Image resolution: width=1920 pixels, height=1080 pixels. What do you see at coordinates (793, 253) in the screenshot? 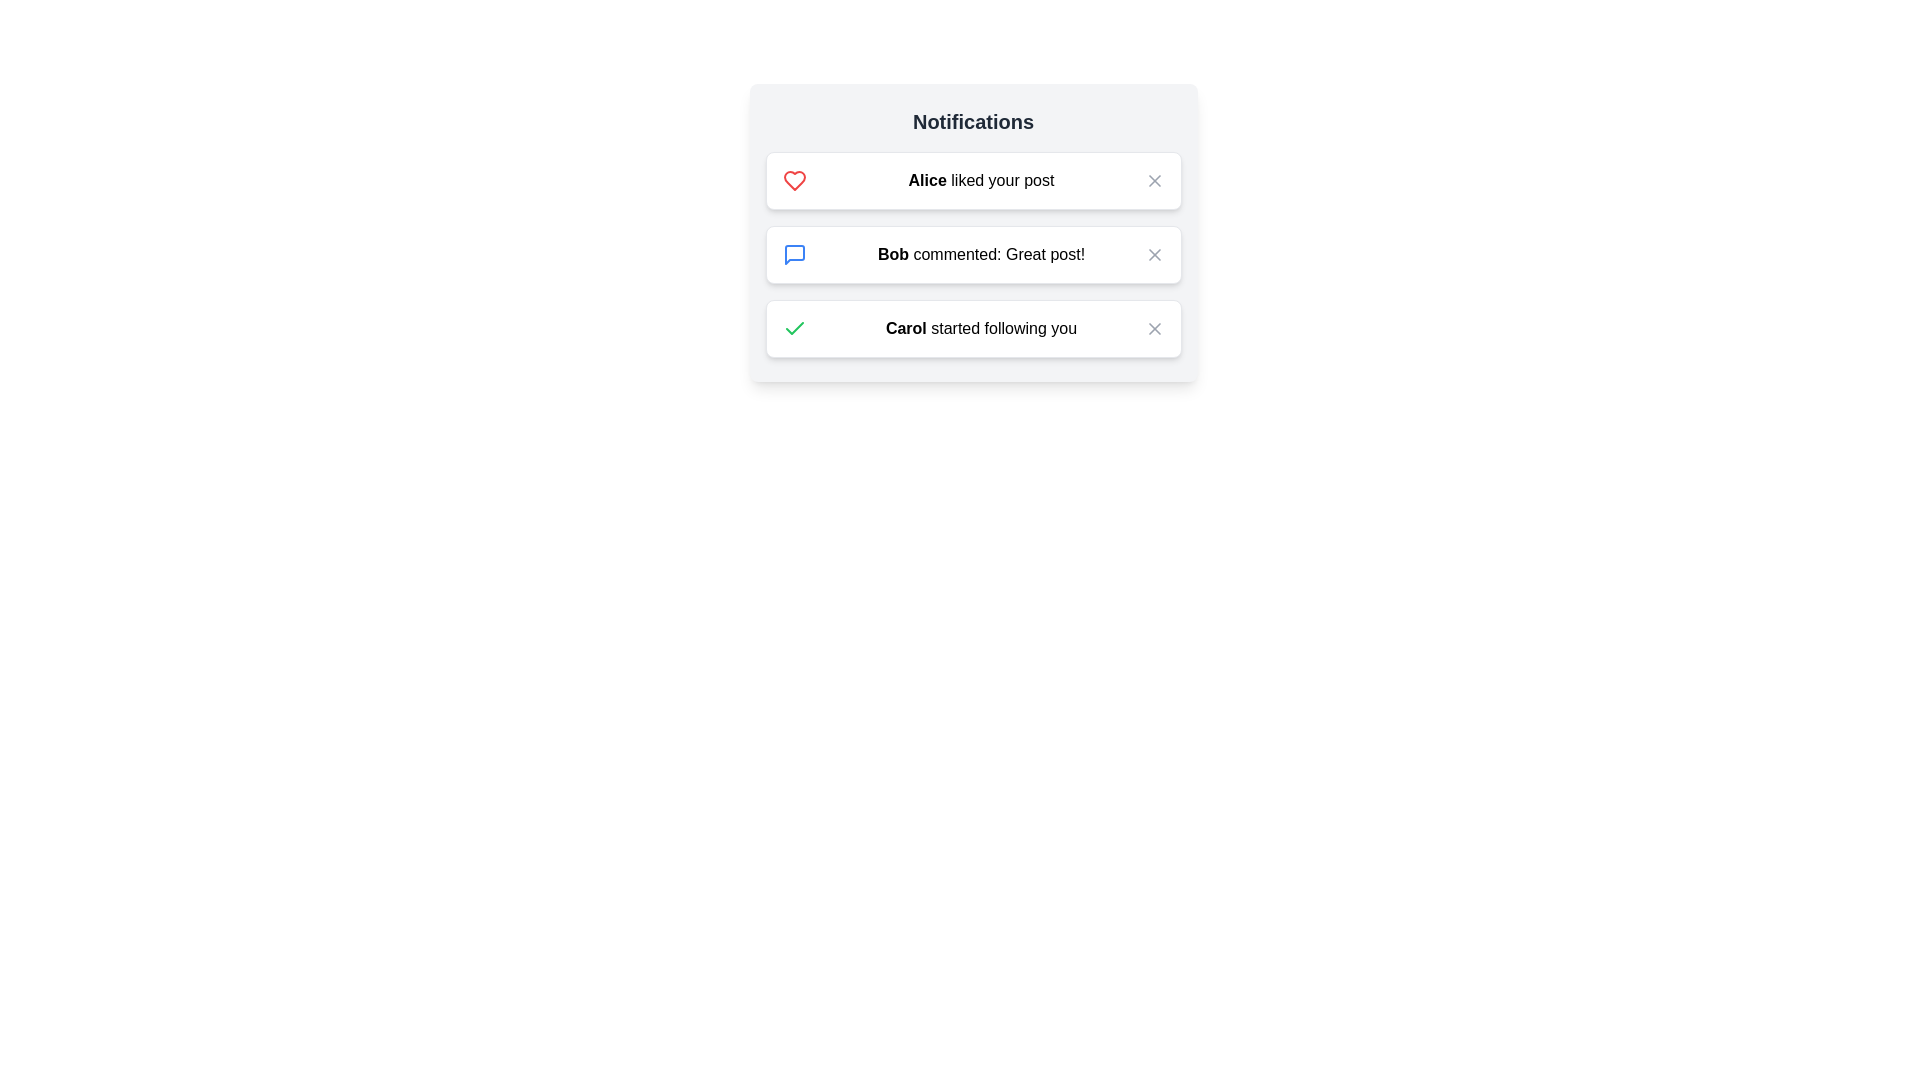
I see `the message bubble icon located in the notification panel, which is styled in blue and positioned to the left of the text 'Bob commented: Great post!'` at bounding box center [793, 253].